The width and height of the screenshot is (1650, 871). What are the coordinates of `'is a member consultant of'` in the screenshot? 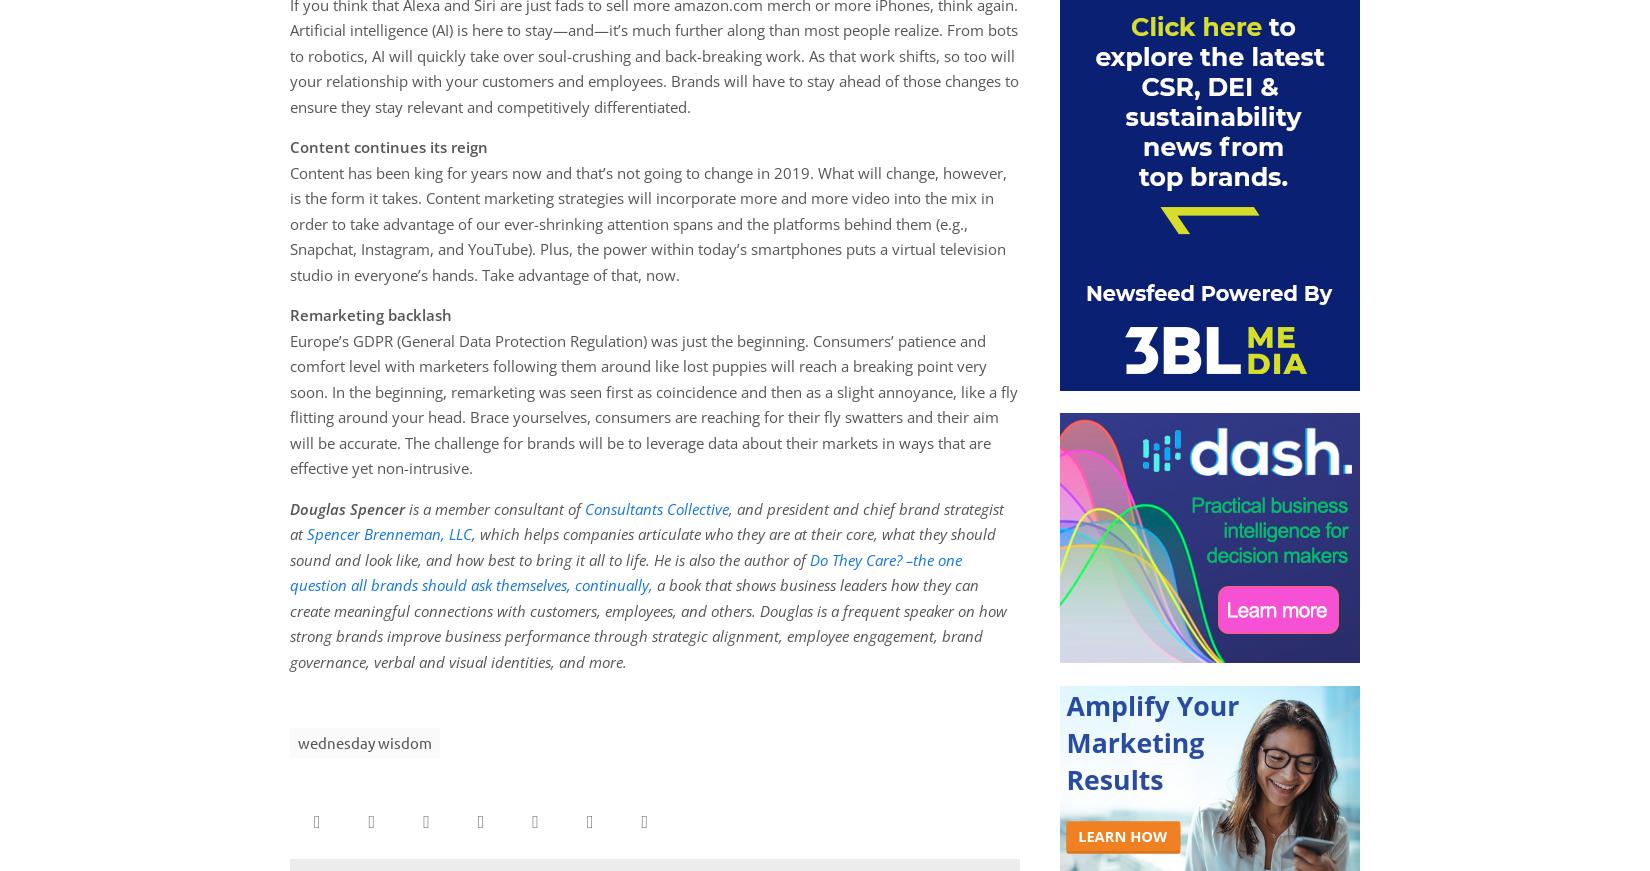 It's located at (494, 507).